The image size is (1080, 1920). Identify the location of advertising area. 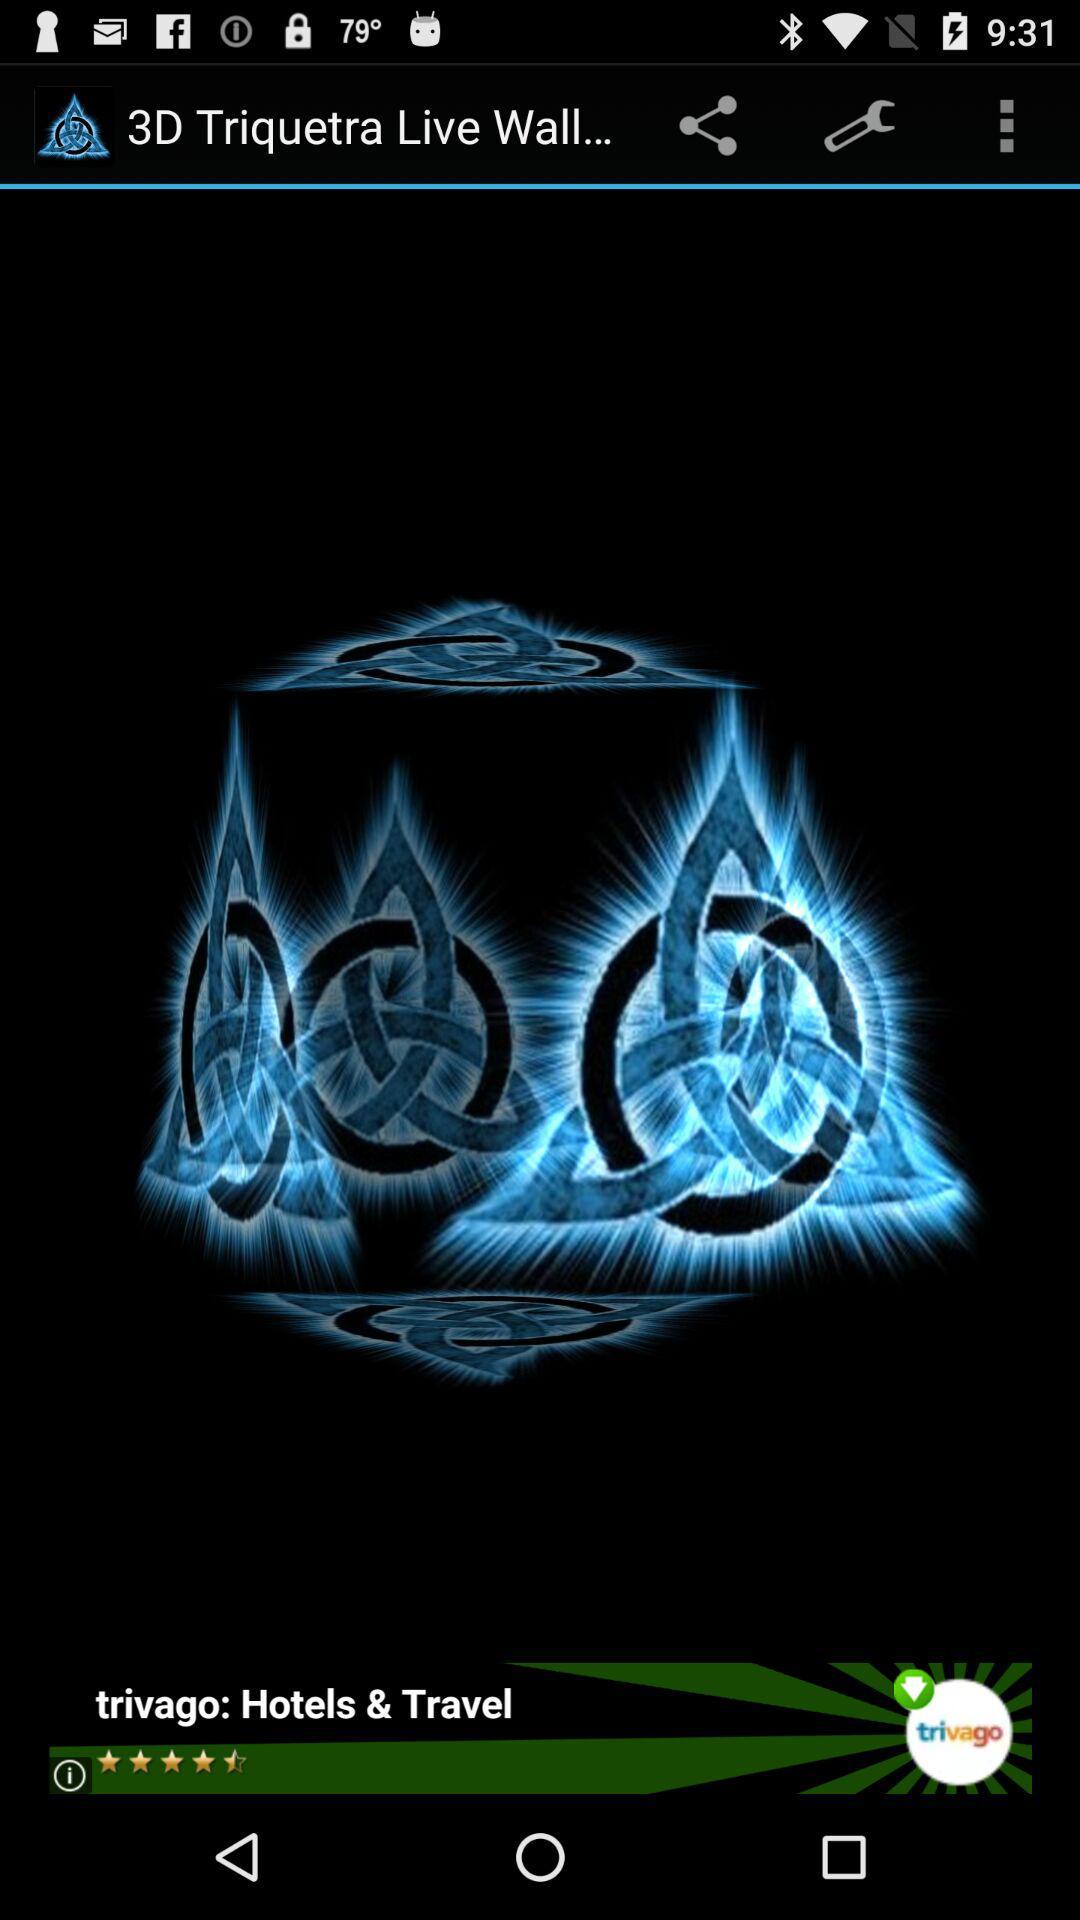
(538, 1727).